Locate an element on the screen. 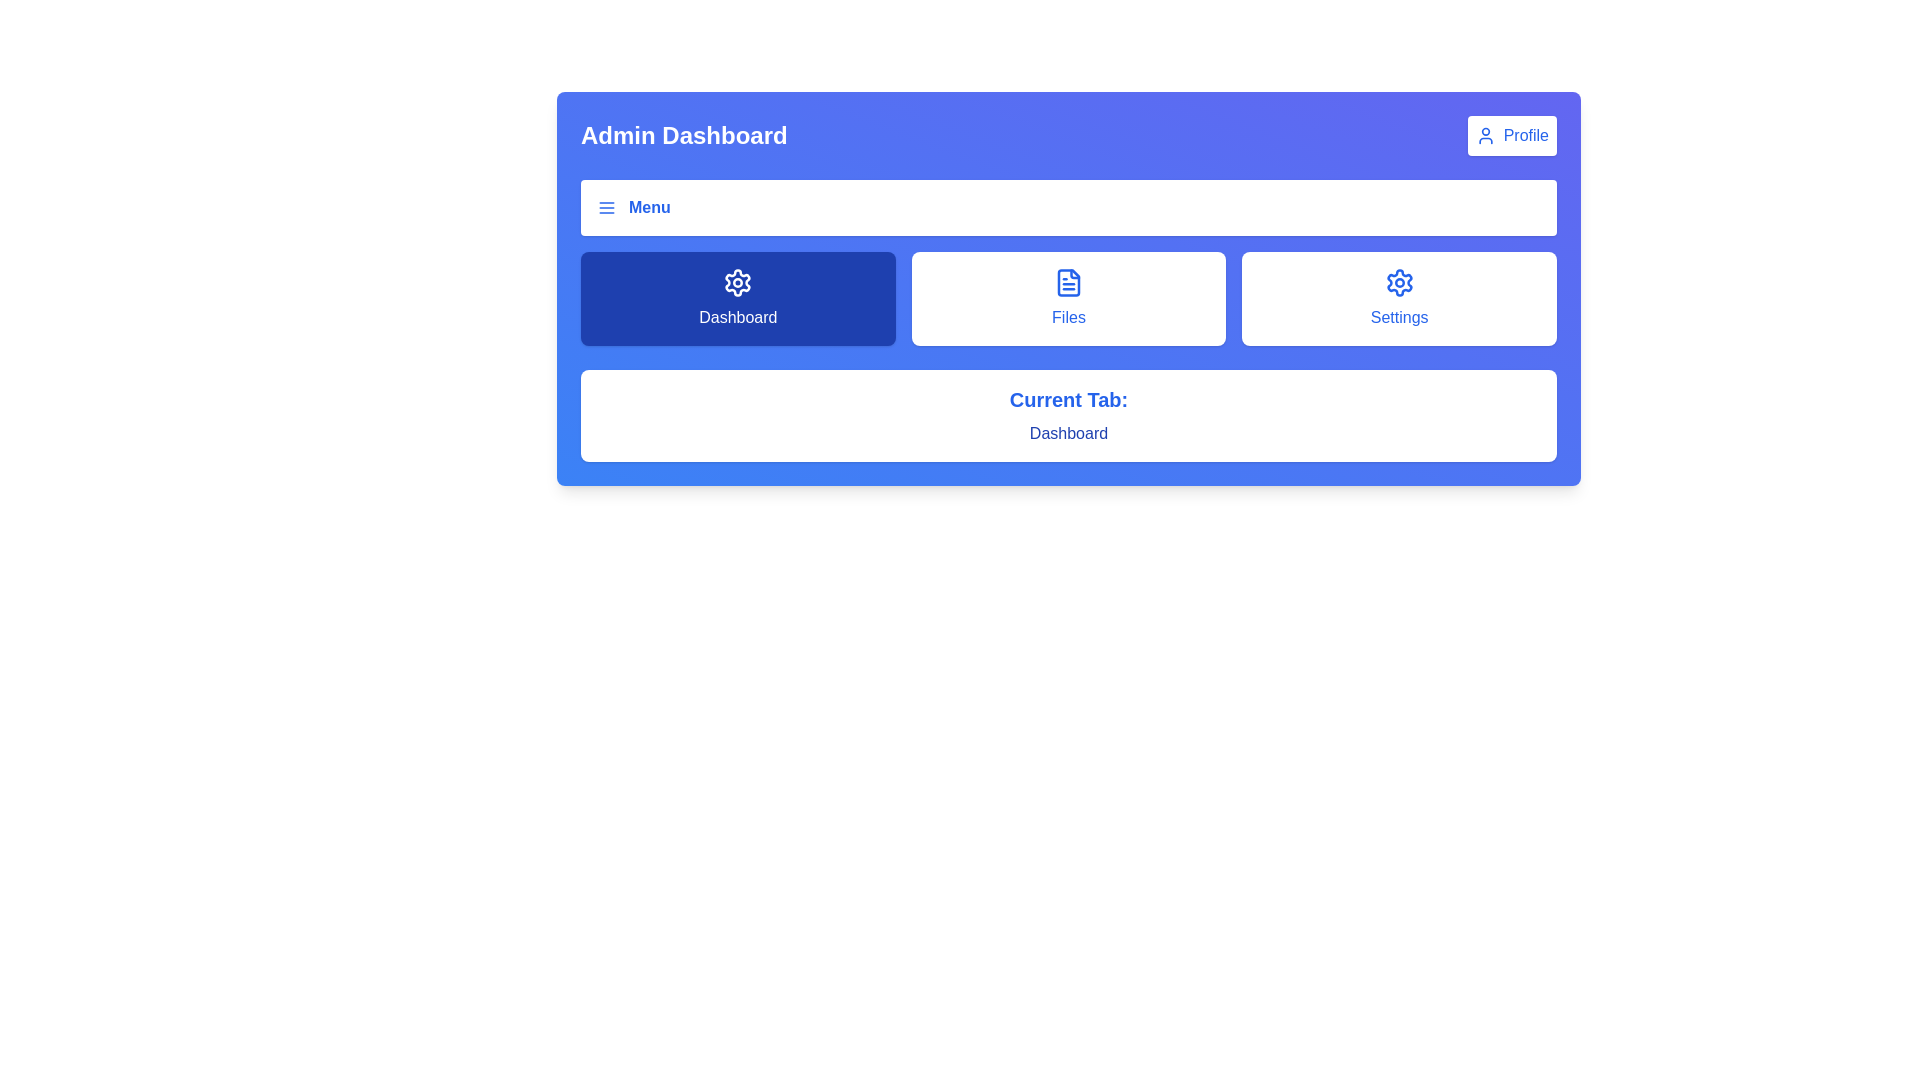 The width and height of the screenshot is (1920, 1080). the button located in the top-left section of the interface, preceding the 'Menu' label is located at coordinates (605, 208).